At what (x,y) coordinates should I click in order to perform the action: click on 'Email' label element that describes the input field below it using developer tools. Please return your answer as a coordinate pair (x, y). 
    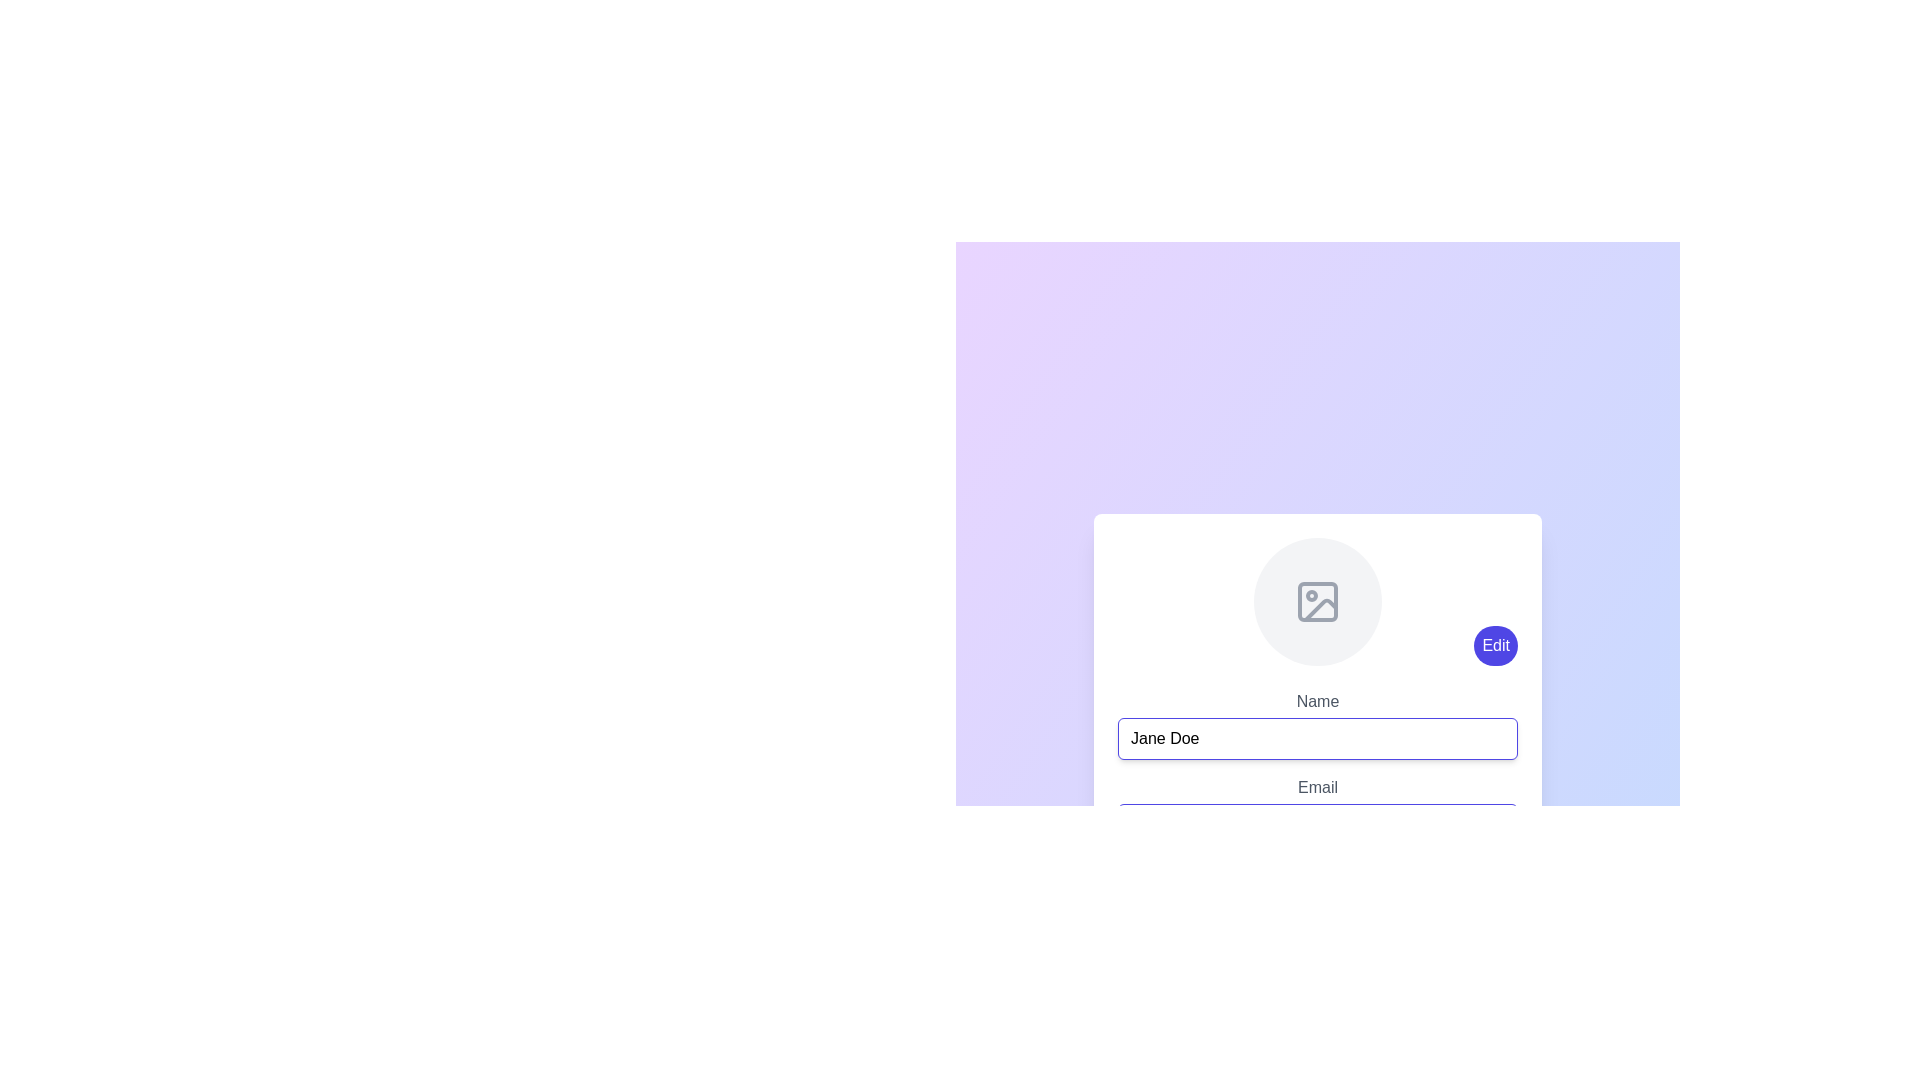
    Looking at the image, I should click on (1318, 781).